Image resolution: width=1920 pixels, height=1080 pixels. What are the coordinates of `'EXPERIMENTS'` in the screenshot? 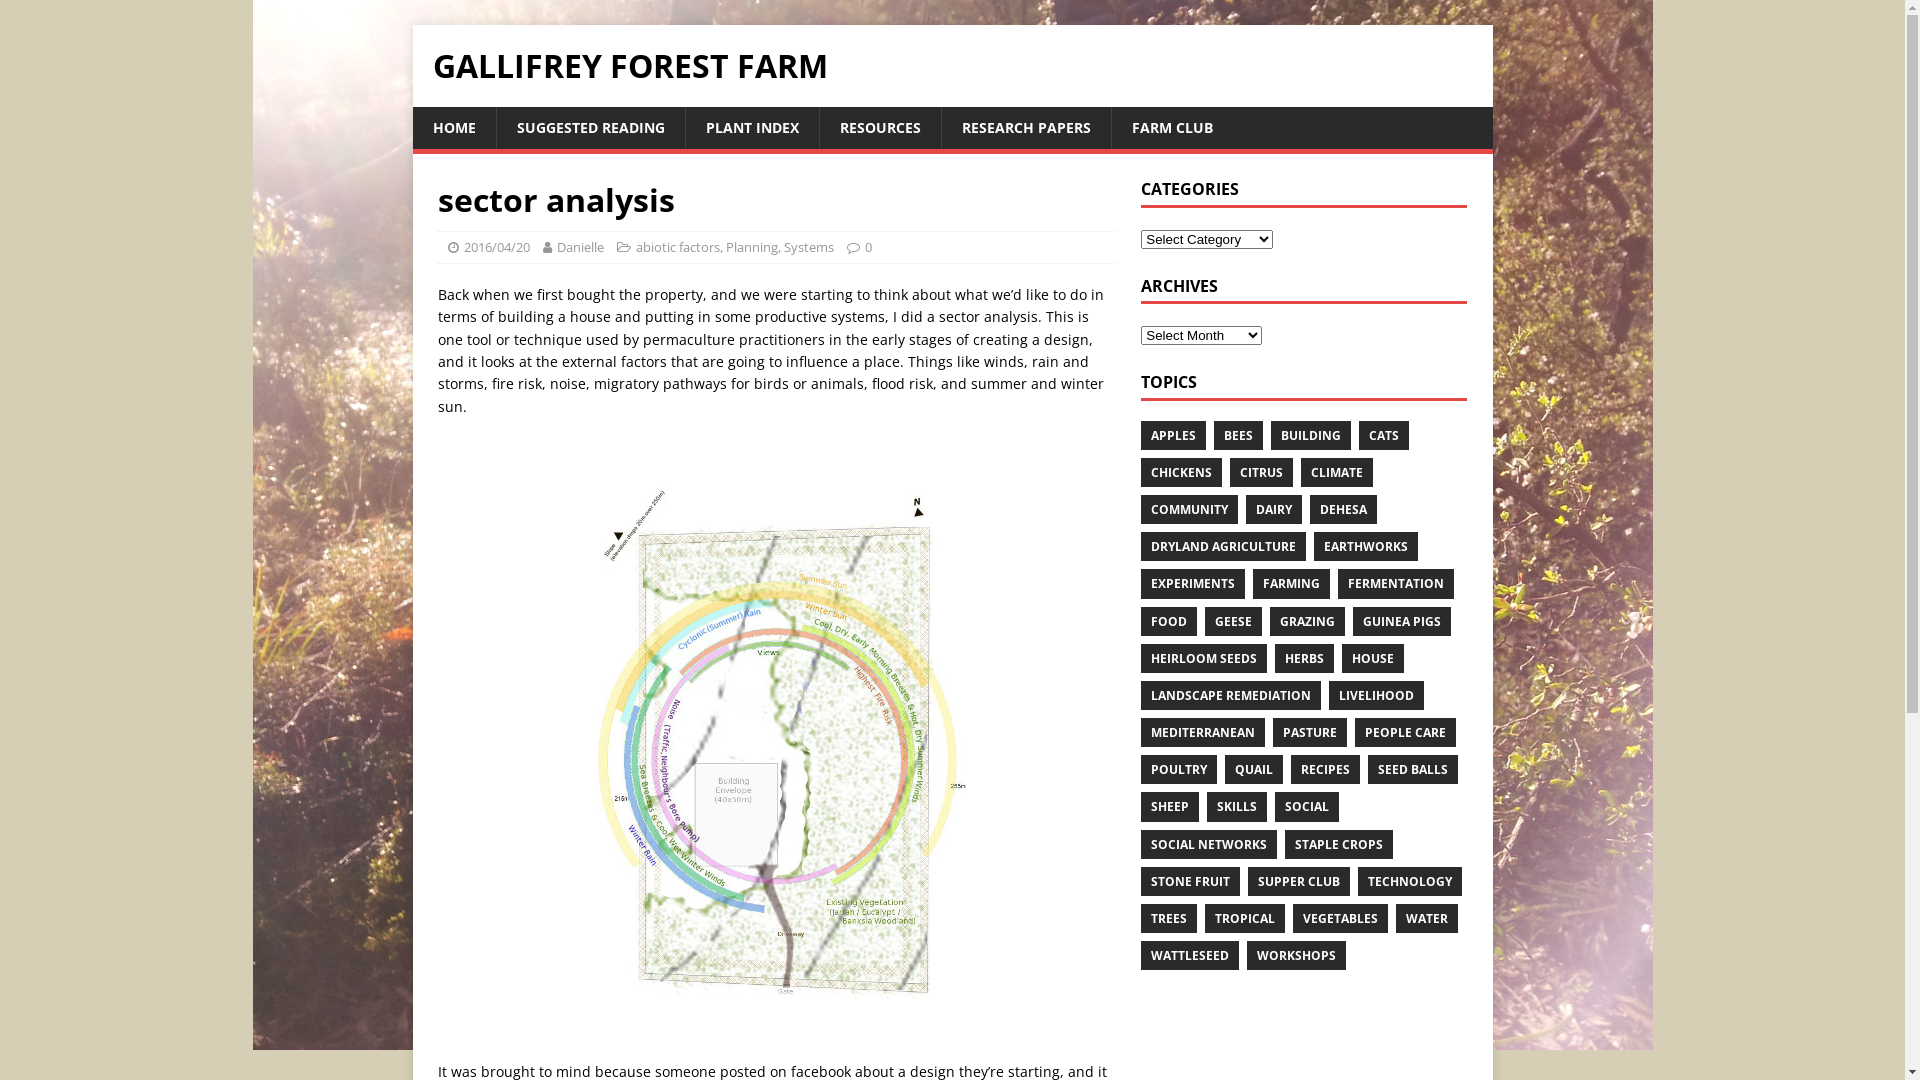 It's located at (1193, 583).